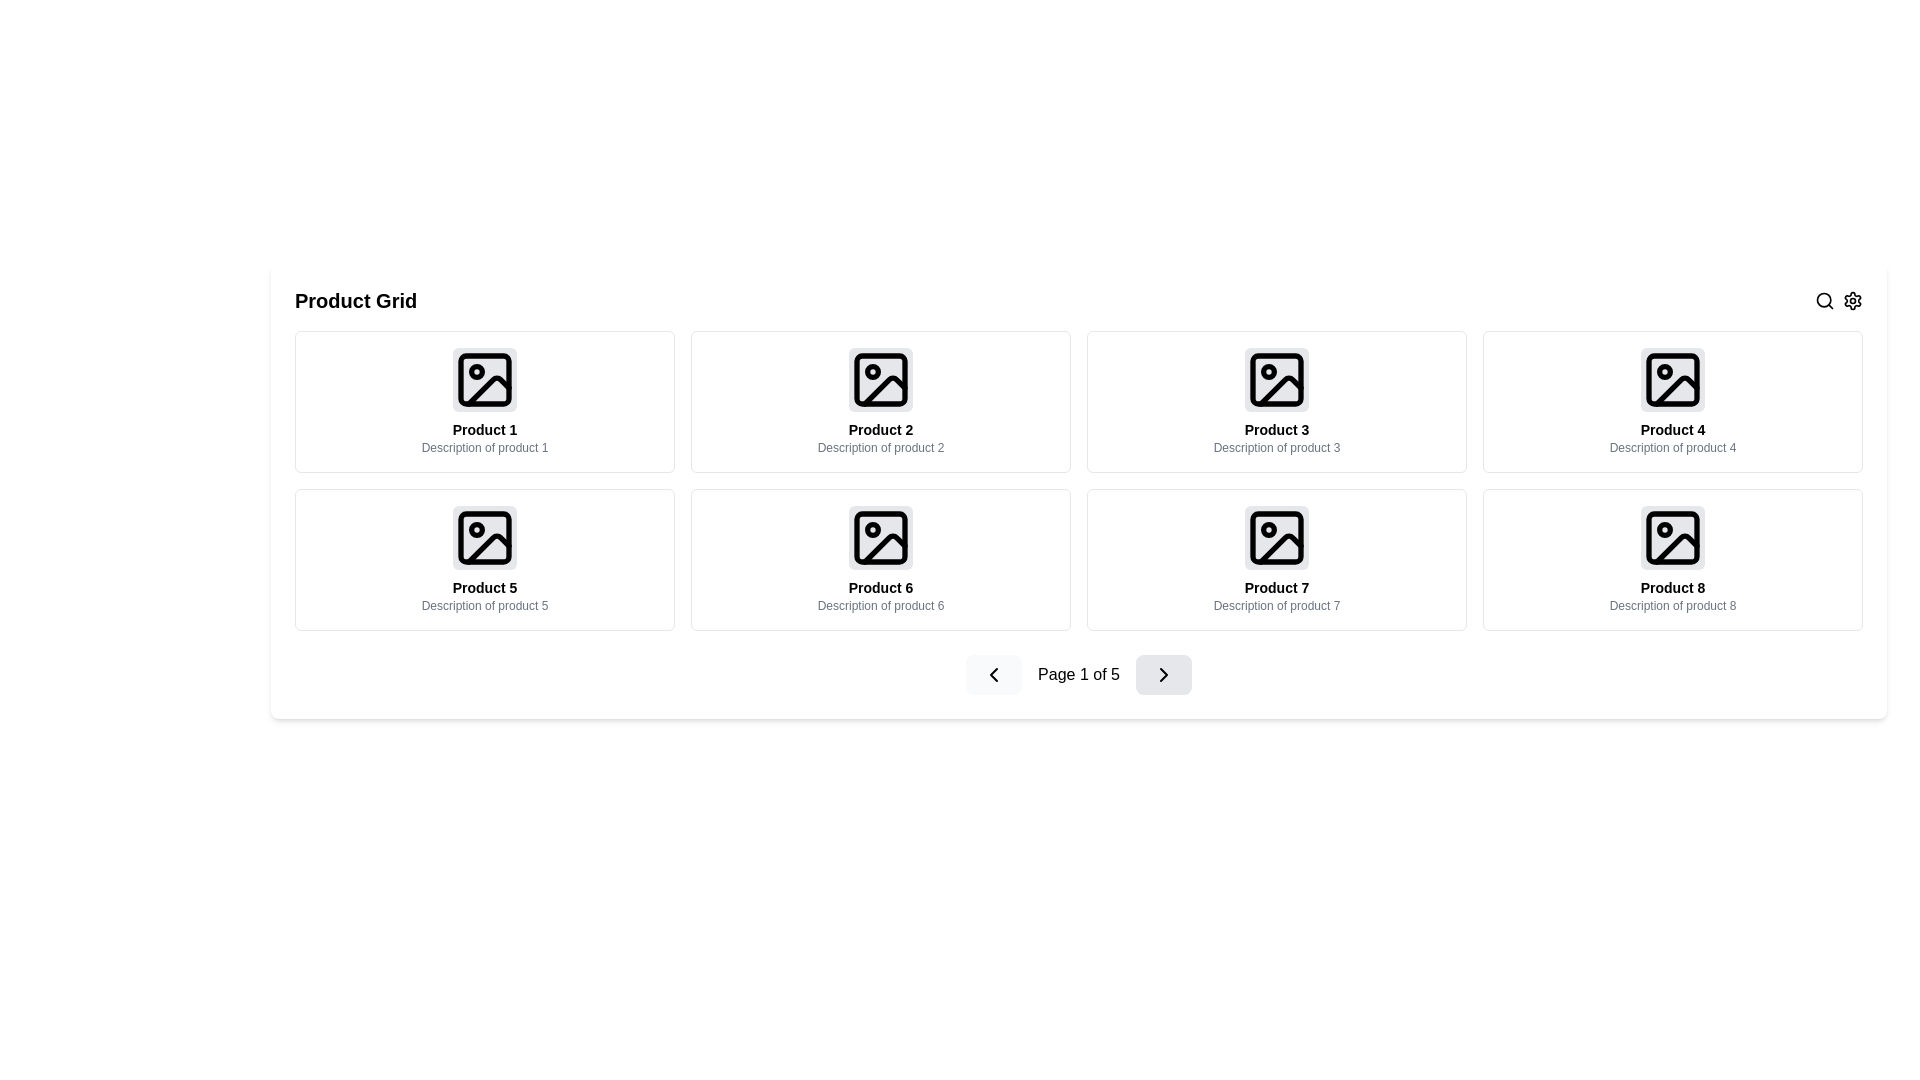 This screenshot has width=1920, height=1080. I want to click on the Decorative SVG rectangle located in the bottom-right corner of the product grid for 'Product 8', so click(1673, 536).